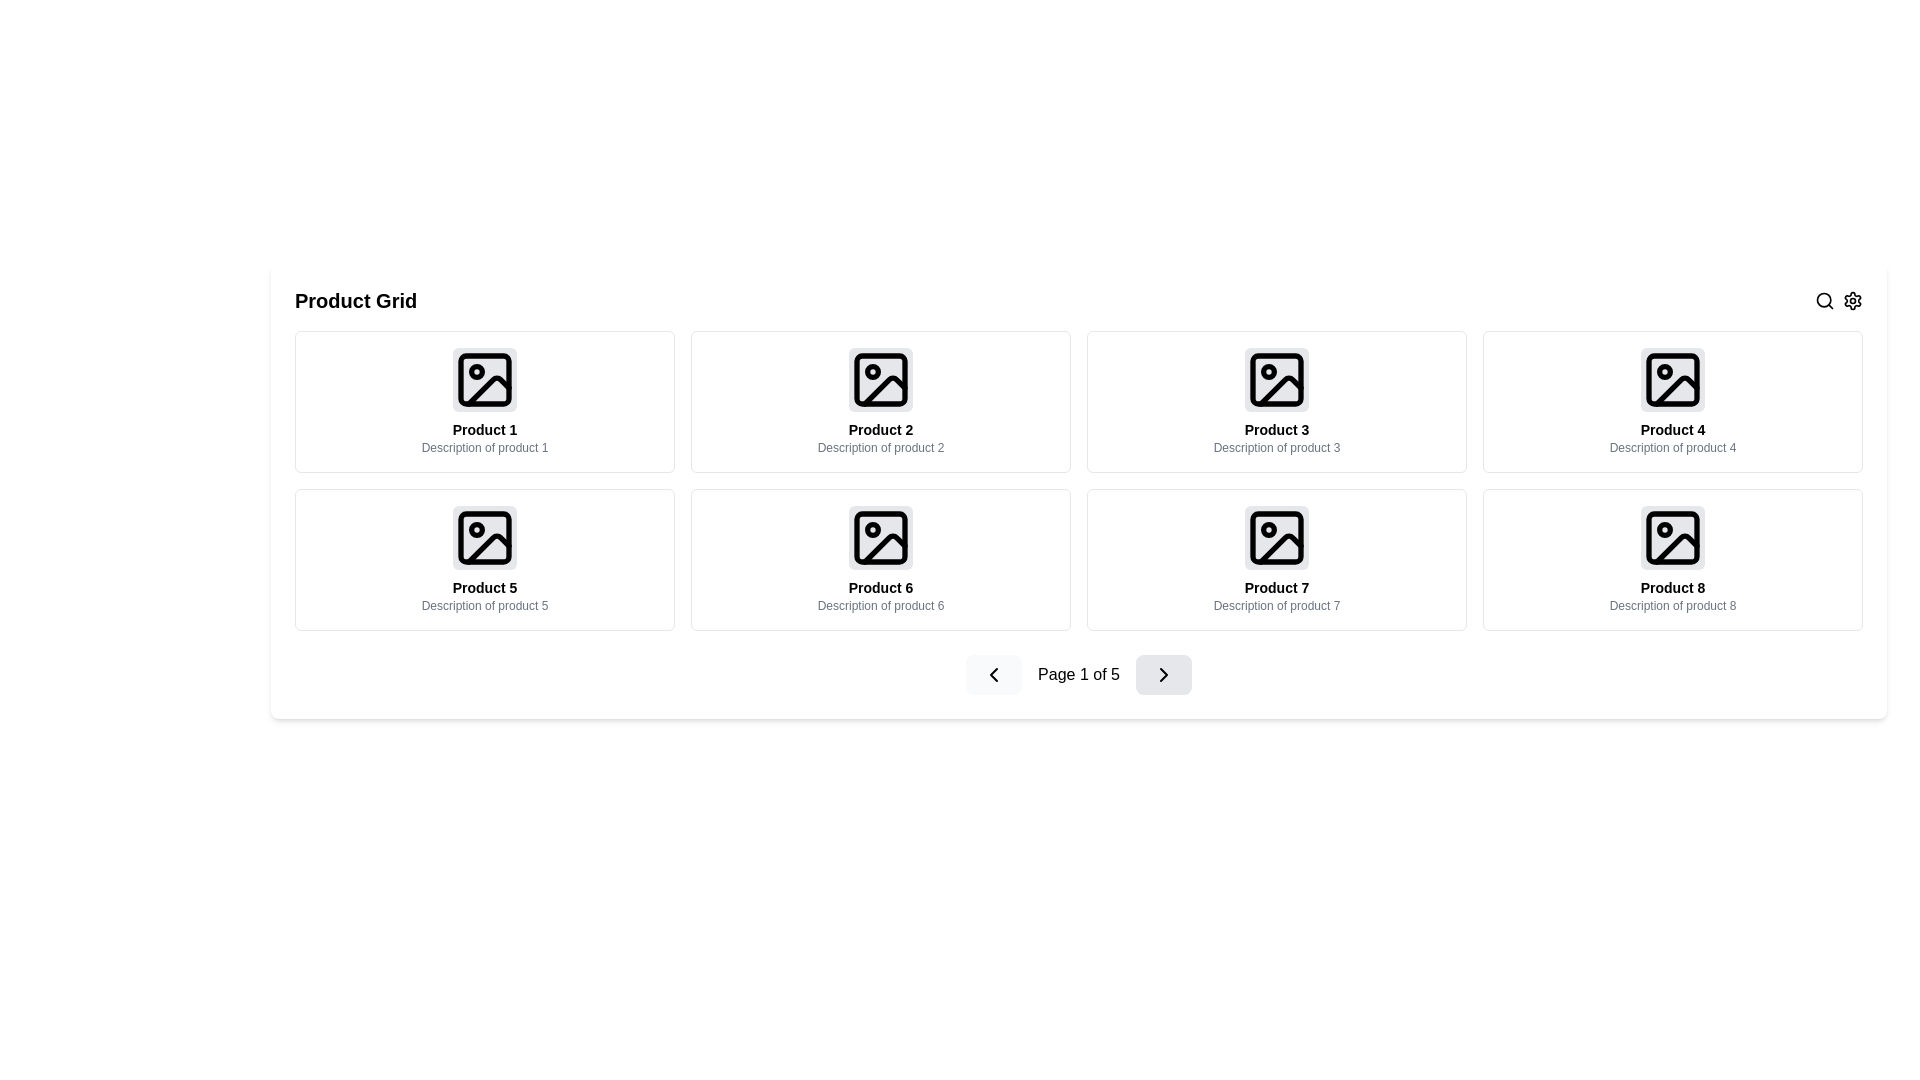 This screenshot has width=1920, height=1080. I want to click on the Decorative SVG rectangle located in the bottom-right corner of the product grid for 'Product 8', so click(1673, 536).